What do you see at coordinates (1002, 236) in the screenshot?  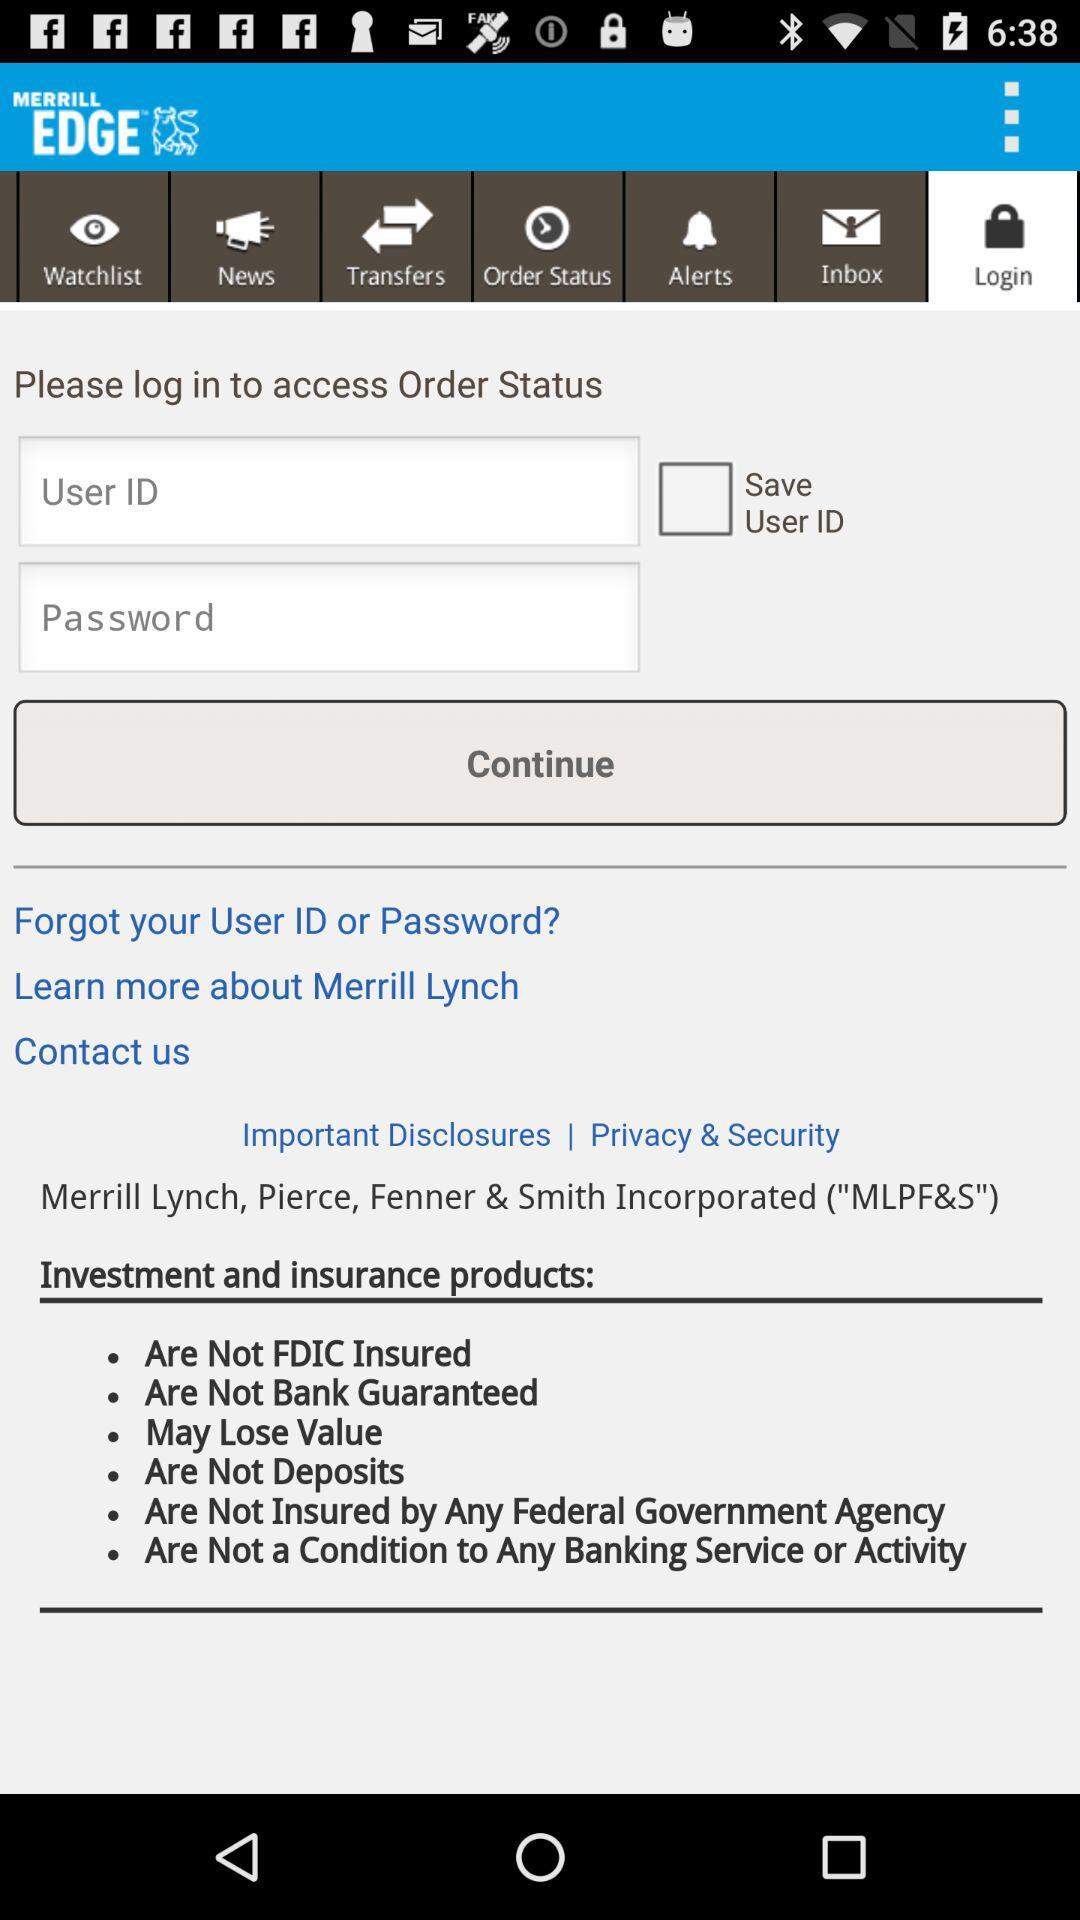 I see `login button` at bounding box center [1002, 236].